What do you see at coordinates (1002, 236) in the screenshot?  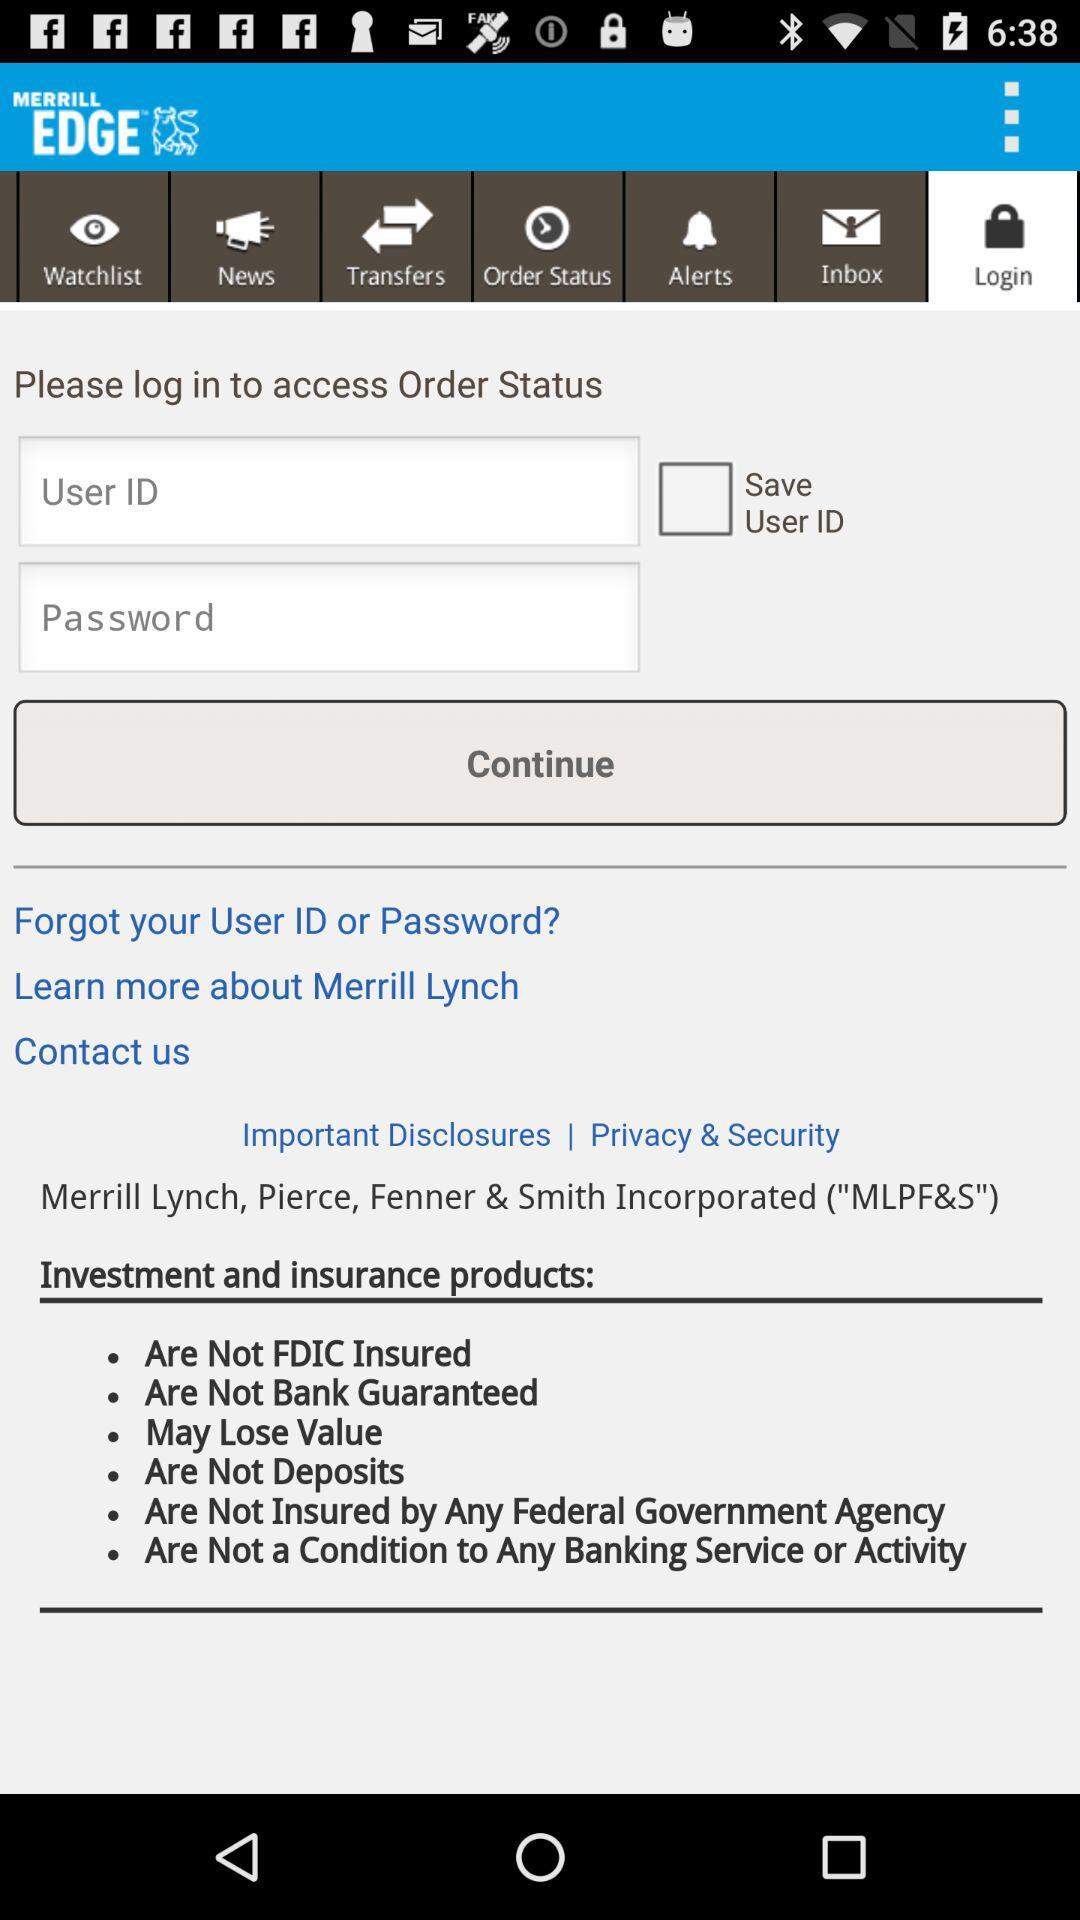 I see `login button` at bounding box center [1002, 236].